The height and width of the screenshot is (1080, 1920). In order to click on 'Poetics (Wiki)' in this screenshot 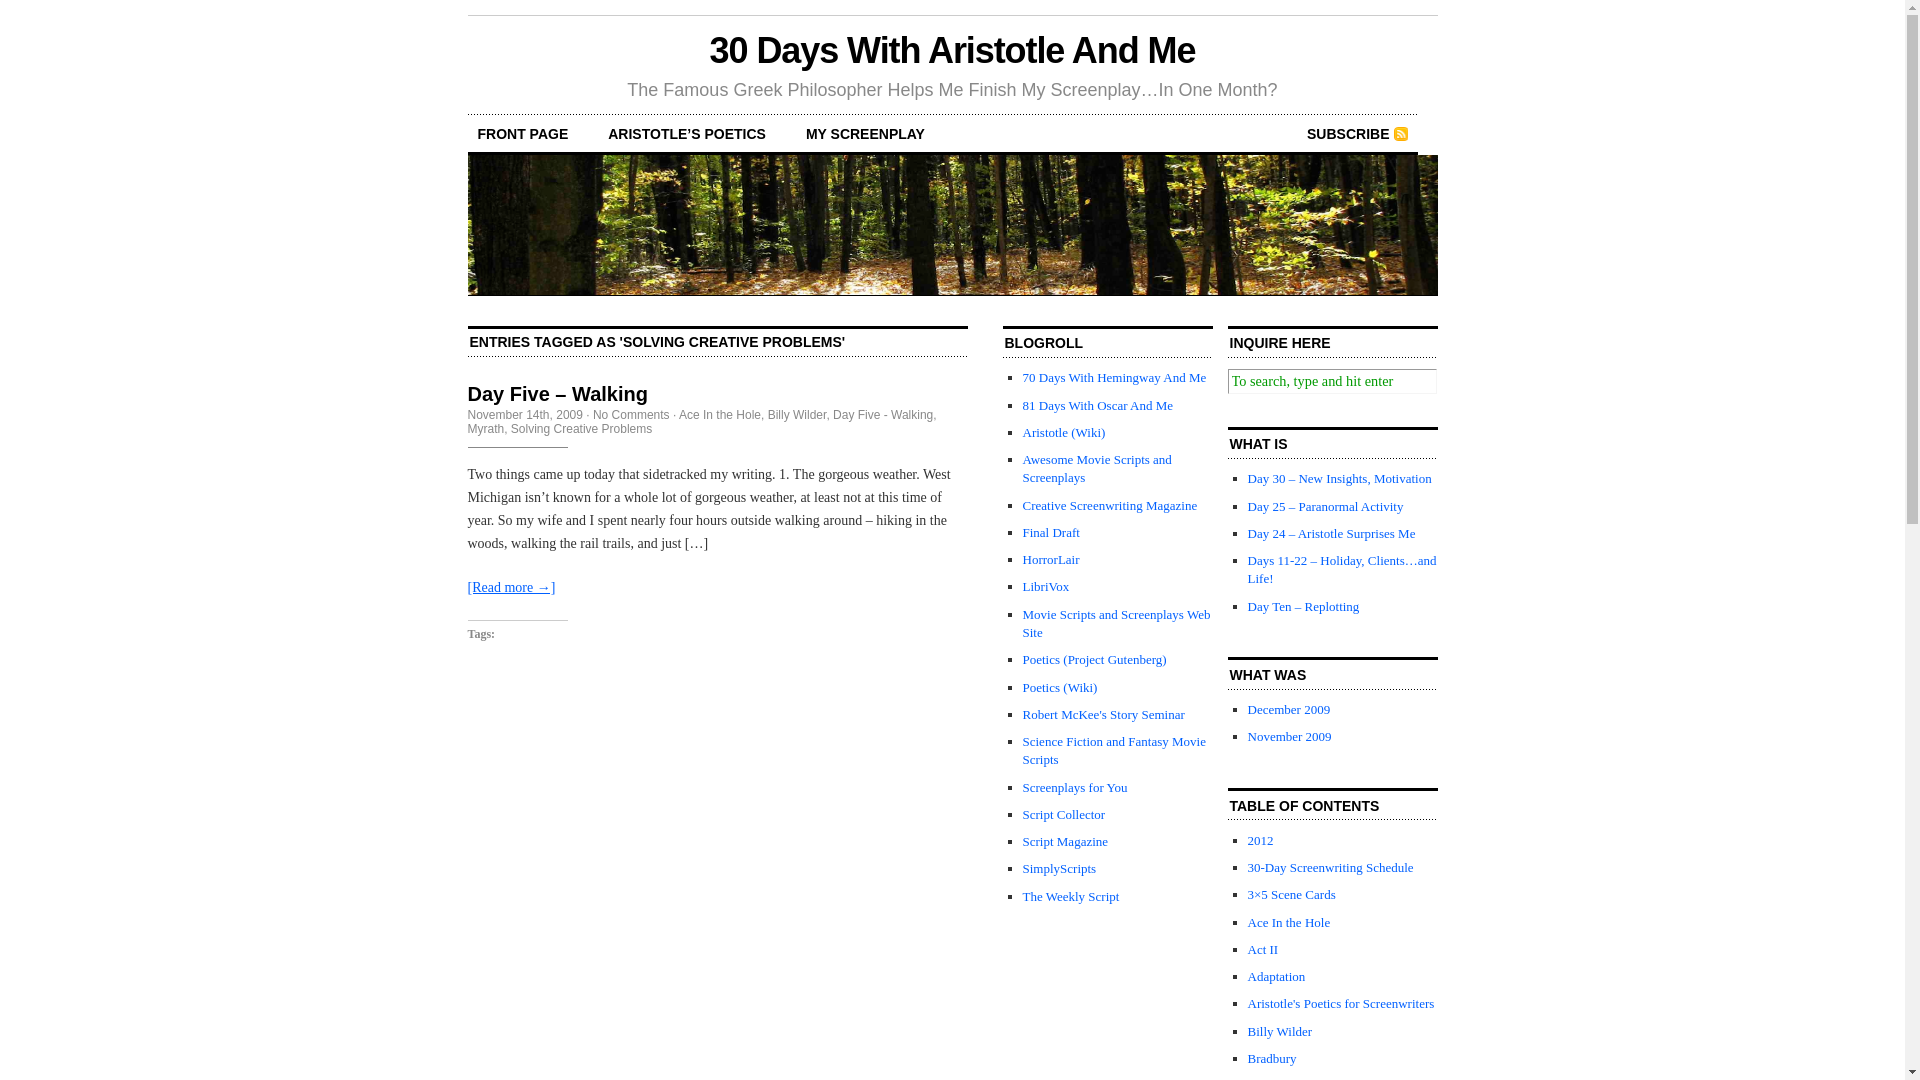, I will do `click(1058, 686)`.